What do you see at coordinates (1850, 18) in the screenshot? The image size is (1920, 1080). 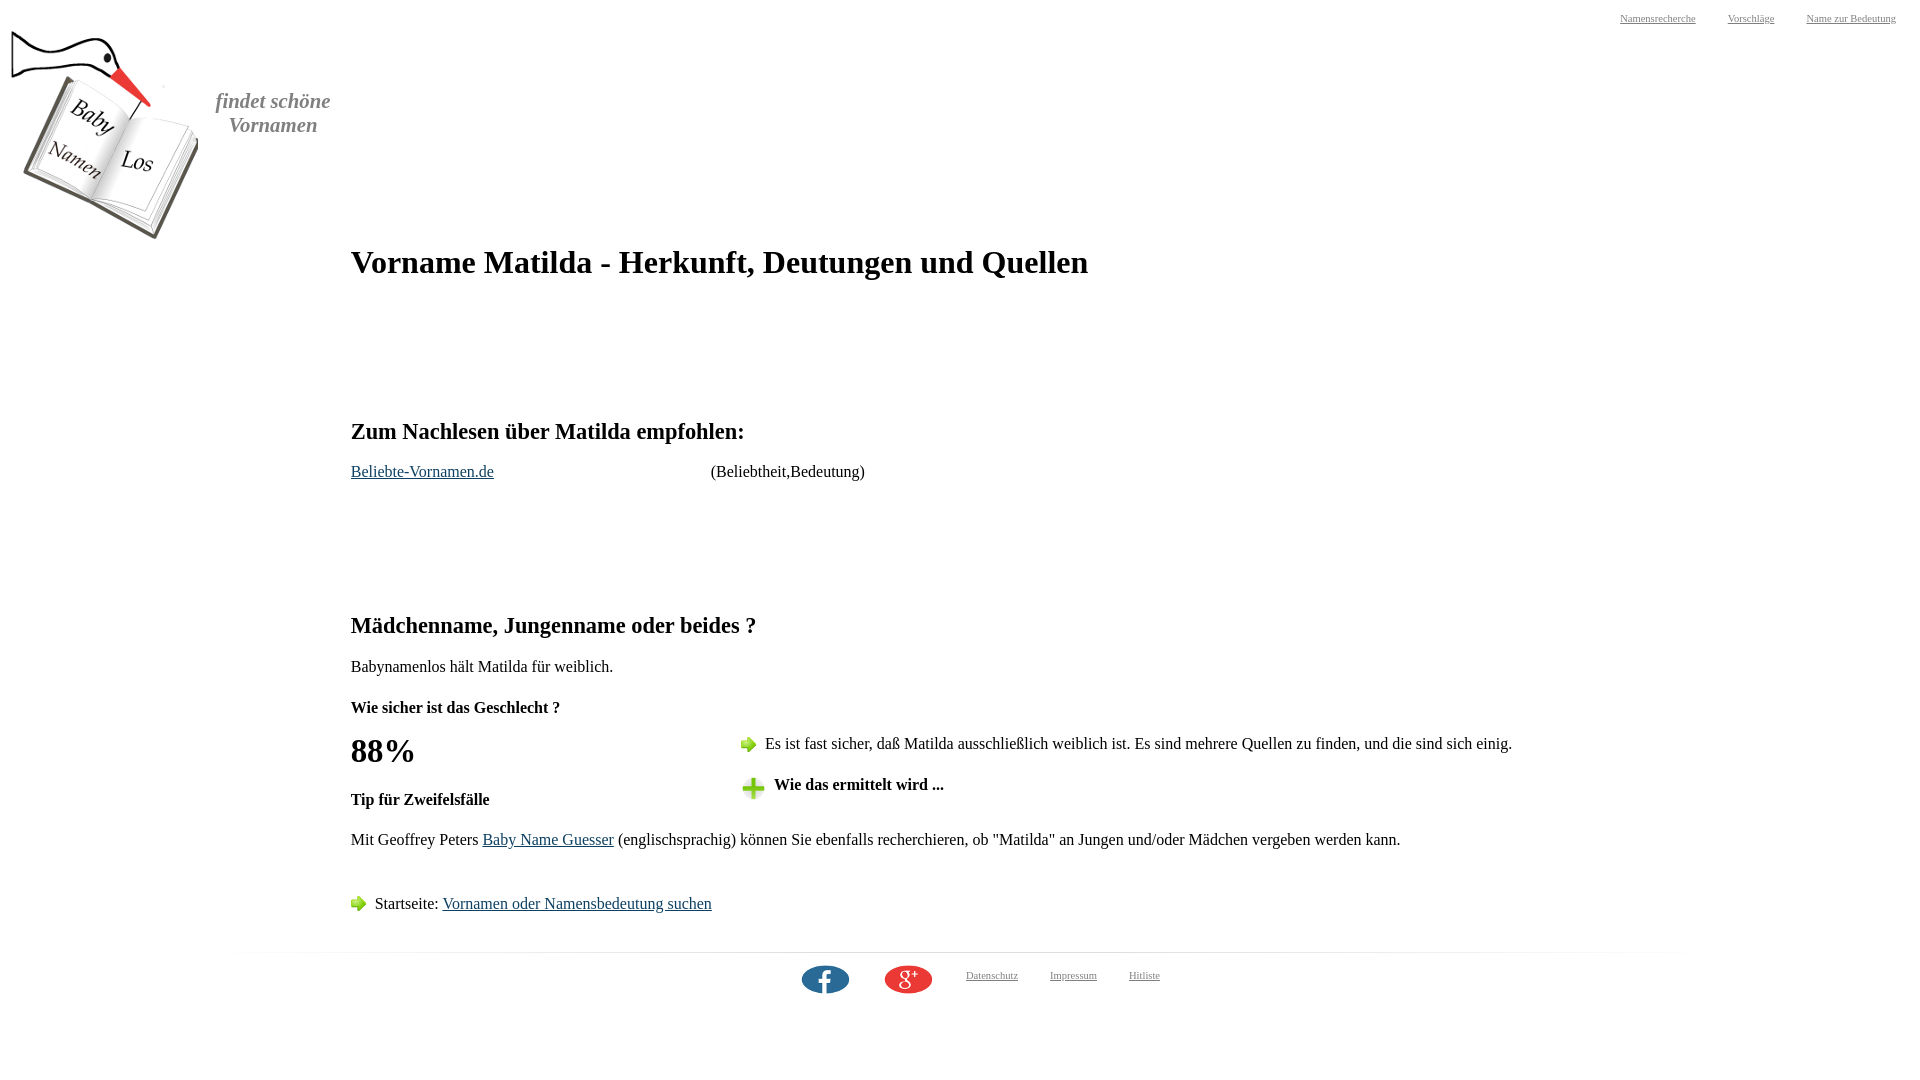 I see `'Name zur Bedeutung'` at bounding box center [1850, 18].